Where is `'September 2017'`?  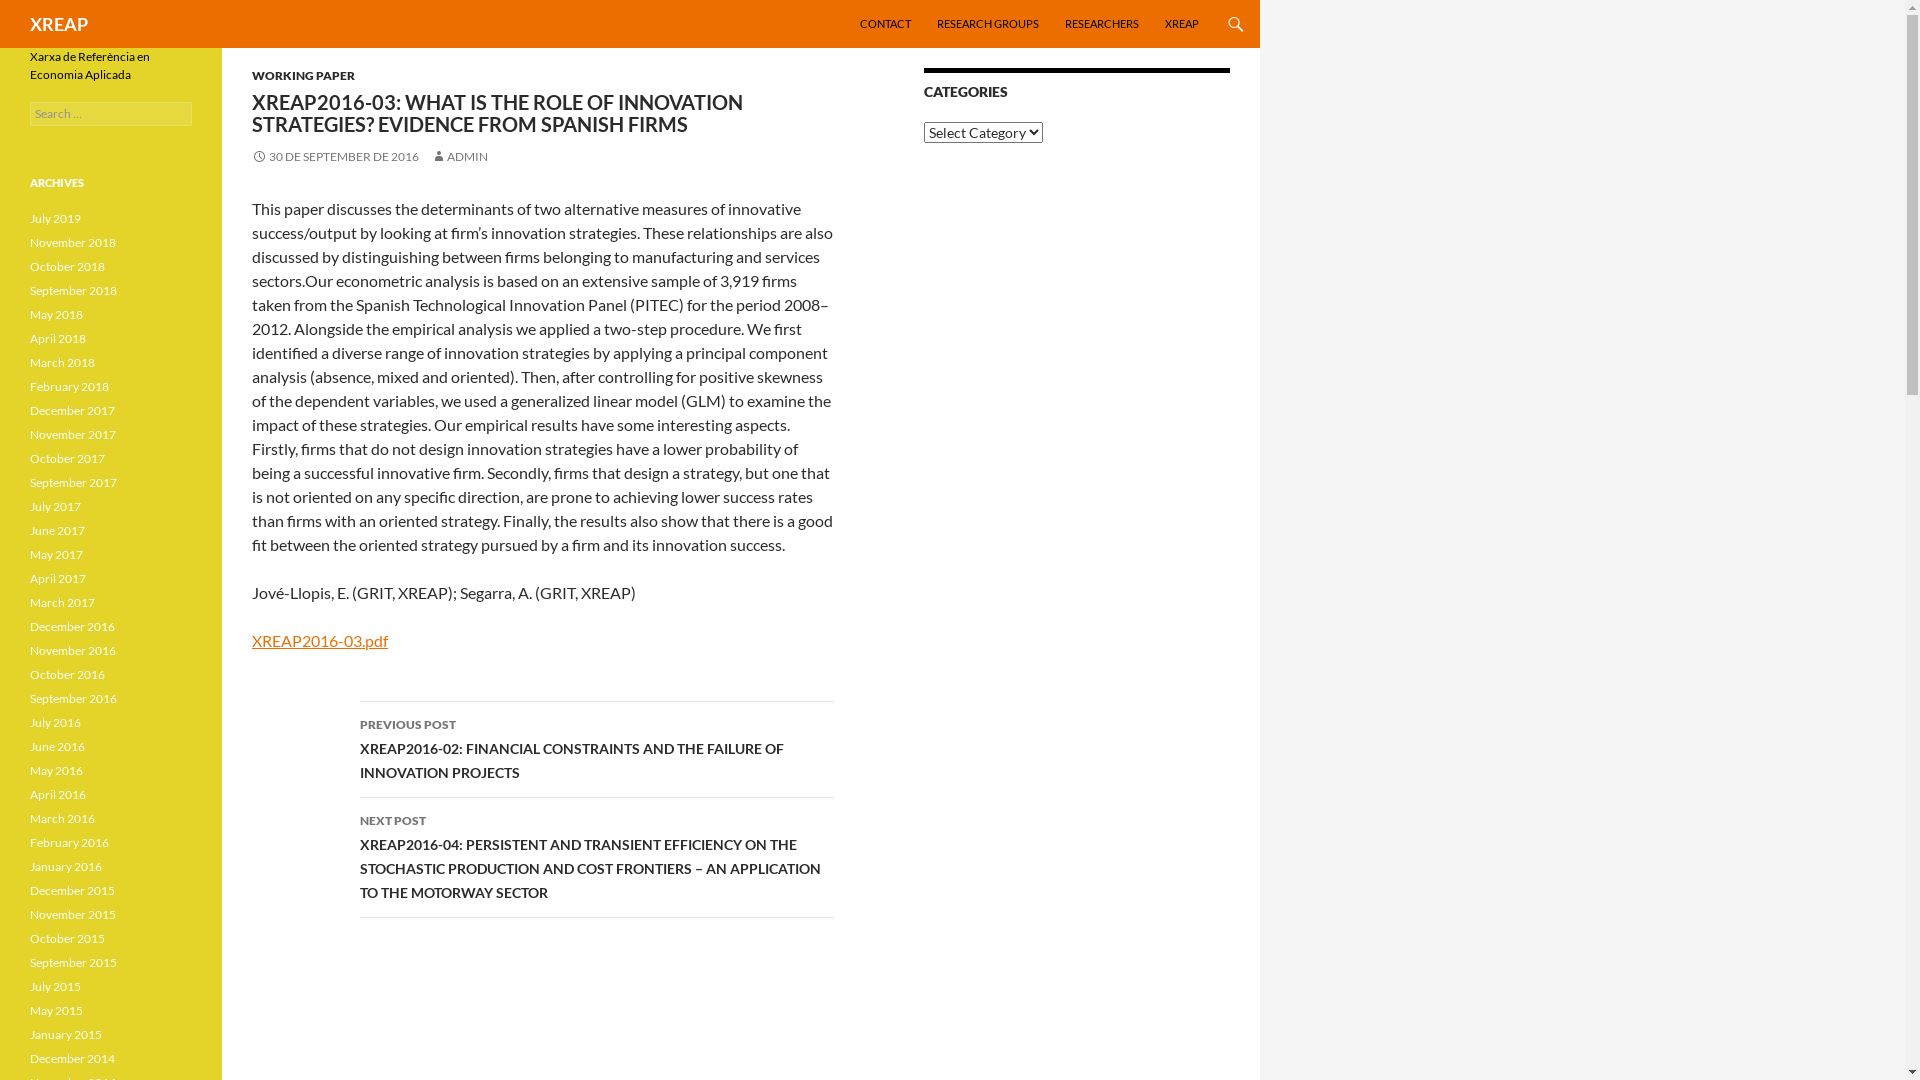
'September 2017' is located at coordinates (73, 482).